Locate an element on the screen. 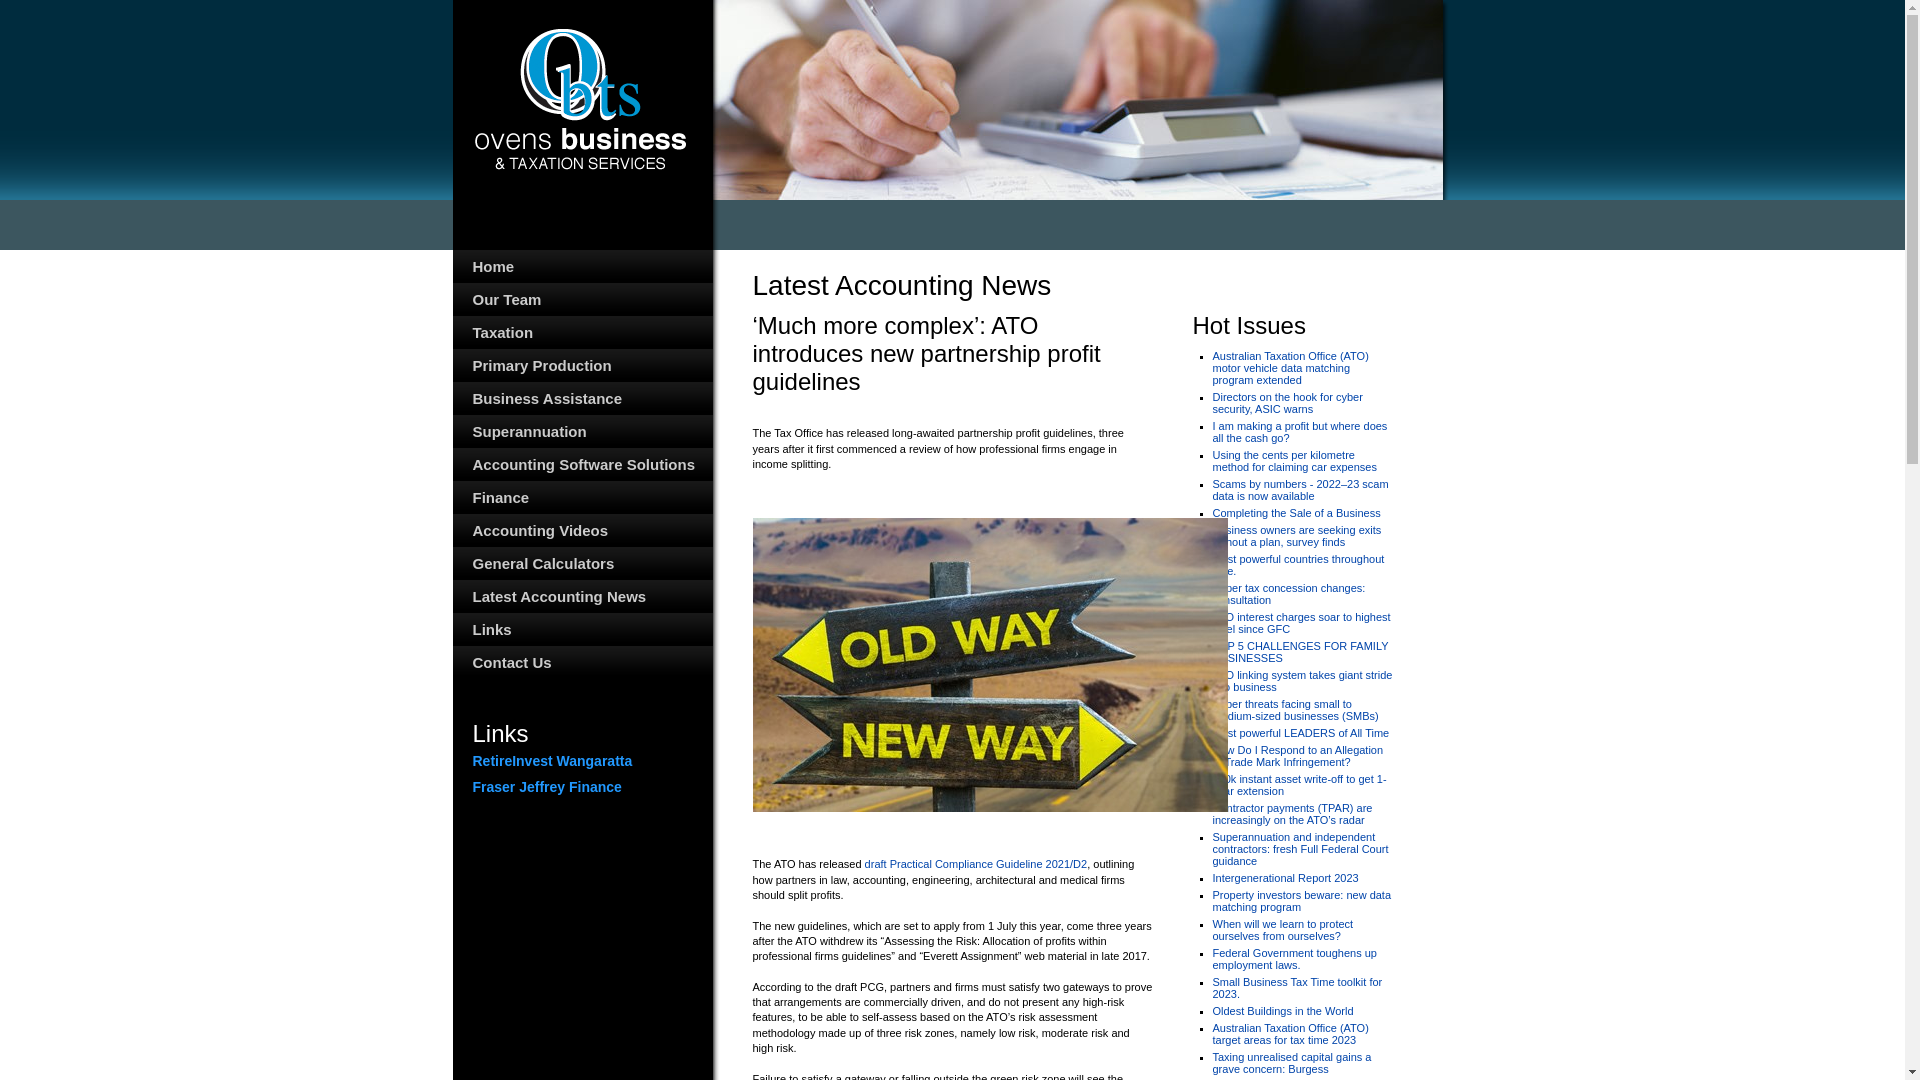  'Super tax concession changes: consultation' is located at coordinates (1288, 593).